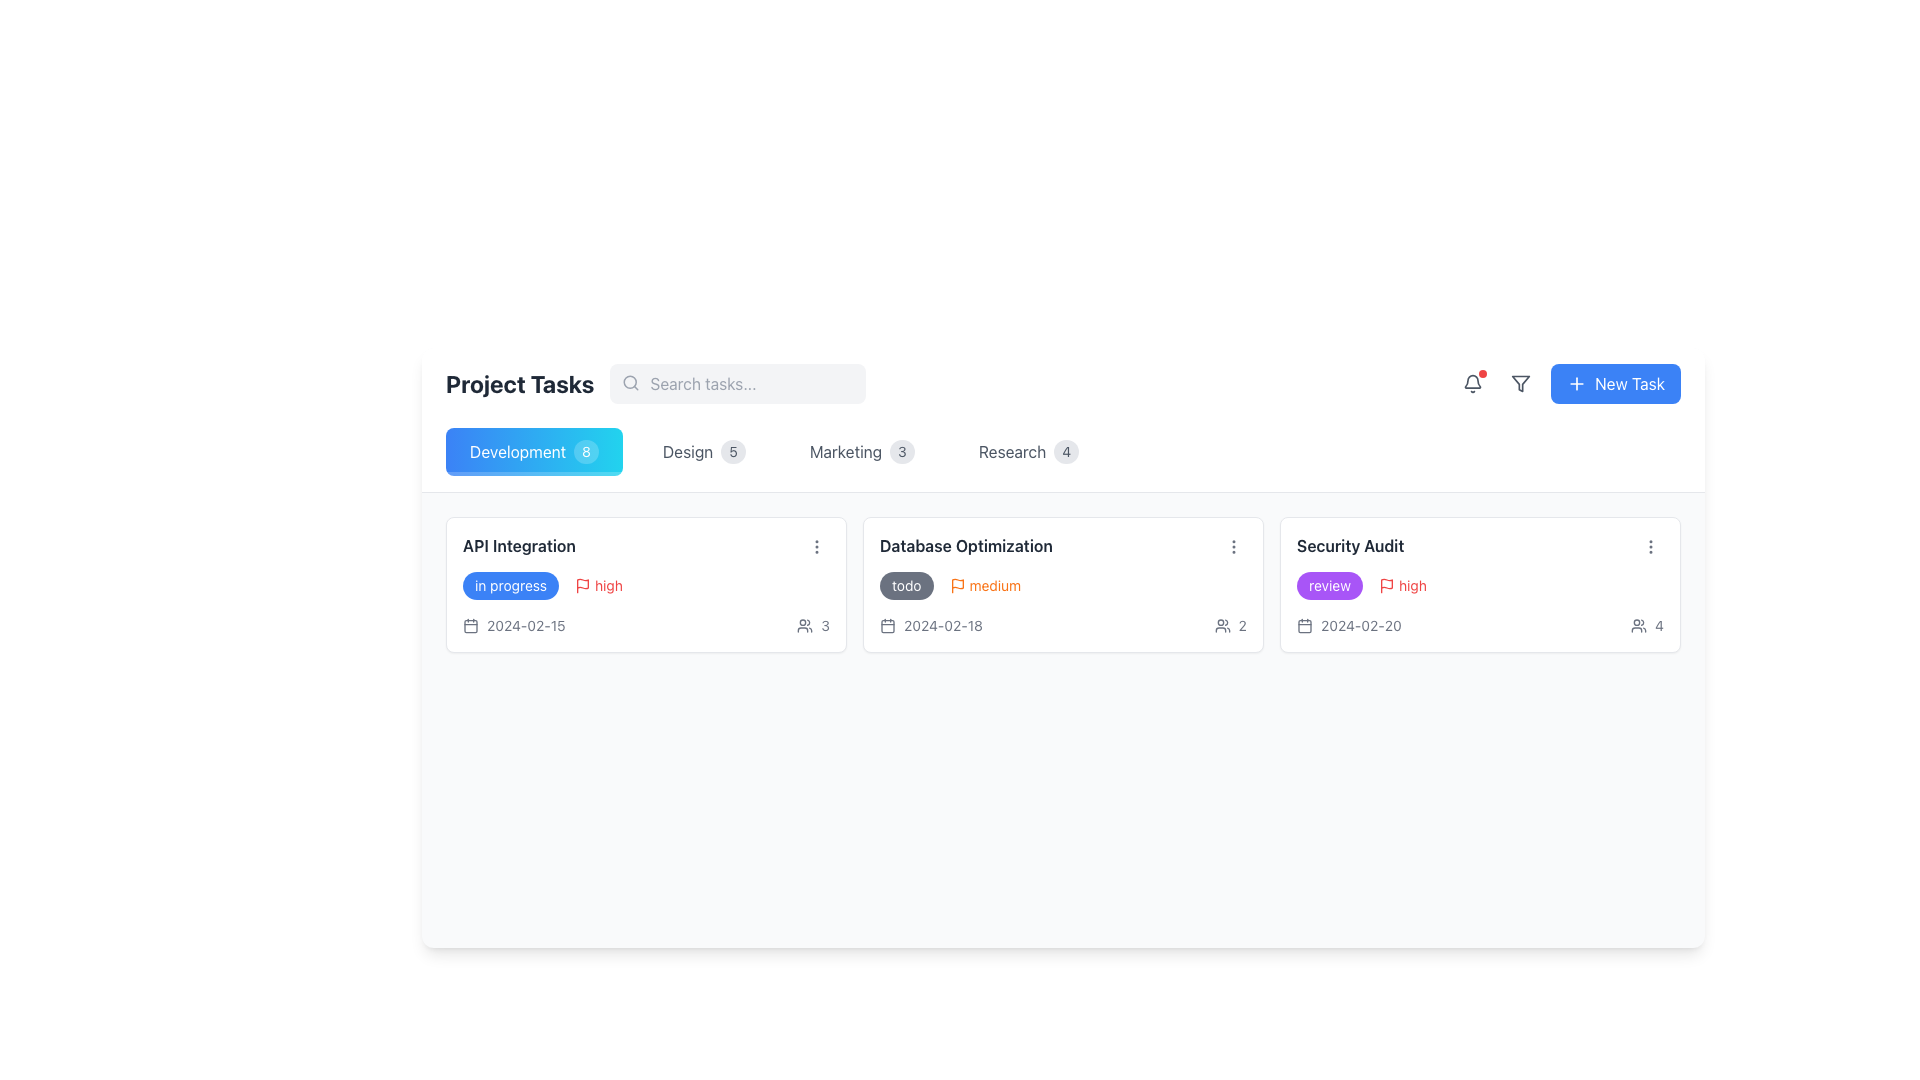  What do you see at coordinates (1520, 384) in the screenshot?
I see `the light gray filter icon button located in the top-right corner of the interface, positioned between the notification icon and the 'New Task' button` at bounding box center [1520, 384].